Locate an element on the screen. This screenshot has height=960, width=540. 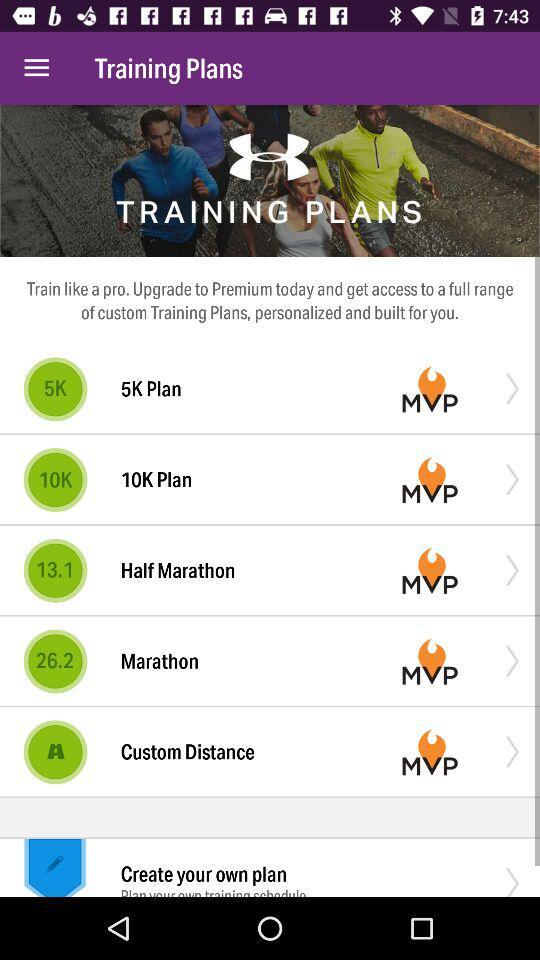
the icon to the left of the training plans item is located at coordinates (36, 68).